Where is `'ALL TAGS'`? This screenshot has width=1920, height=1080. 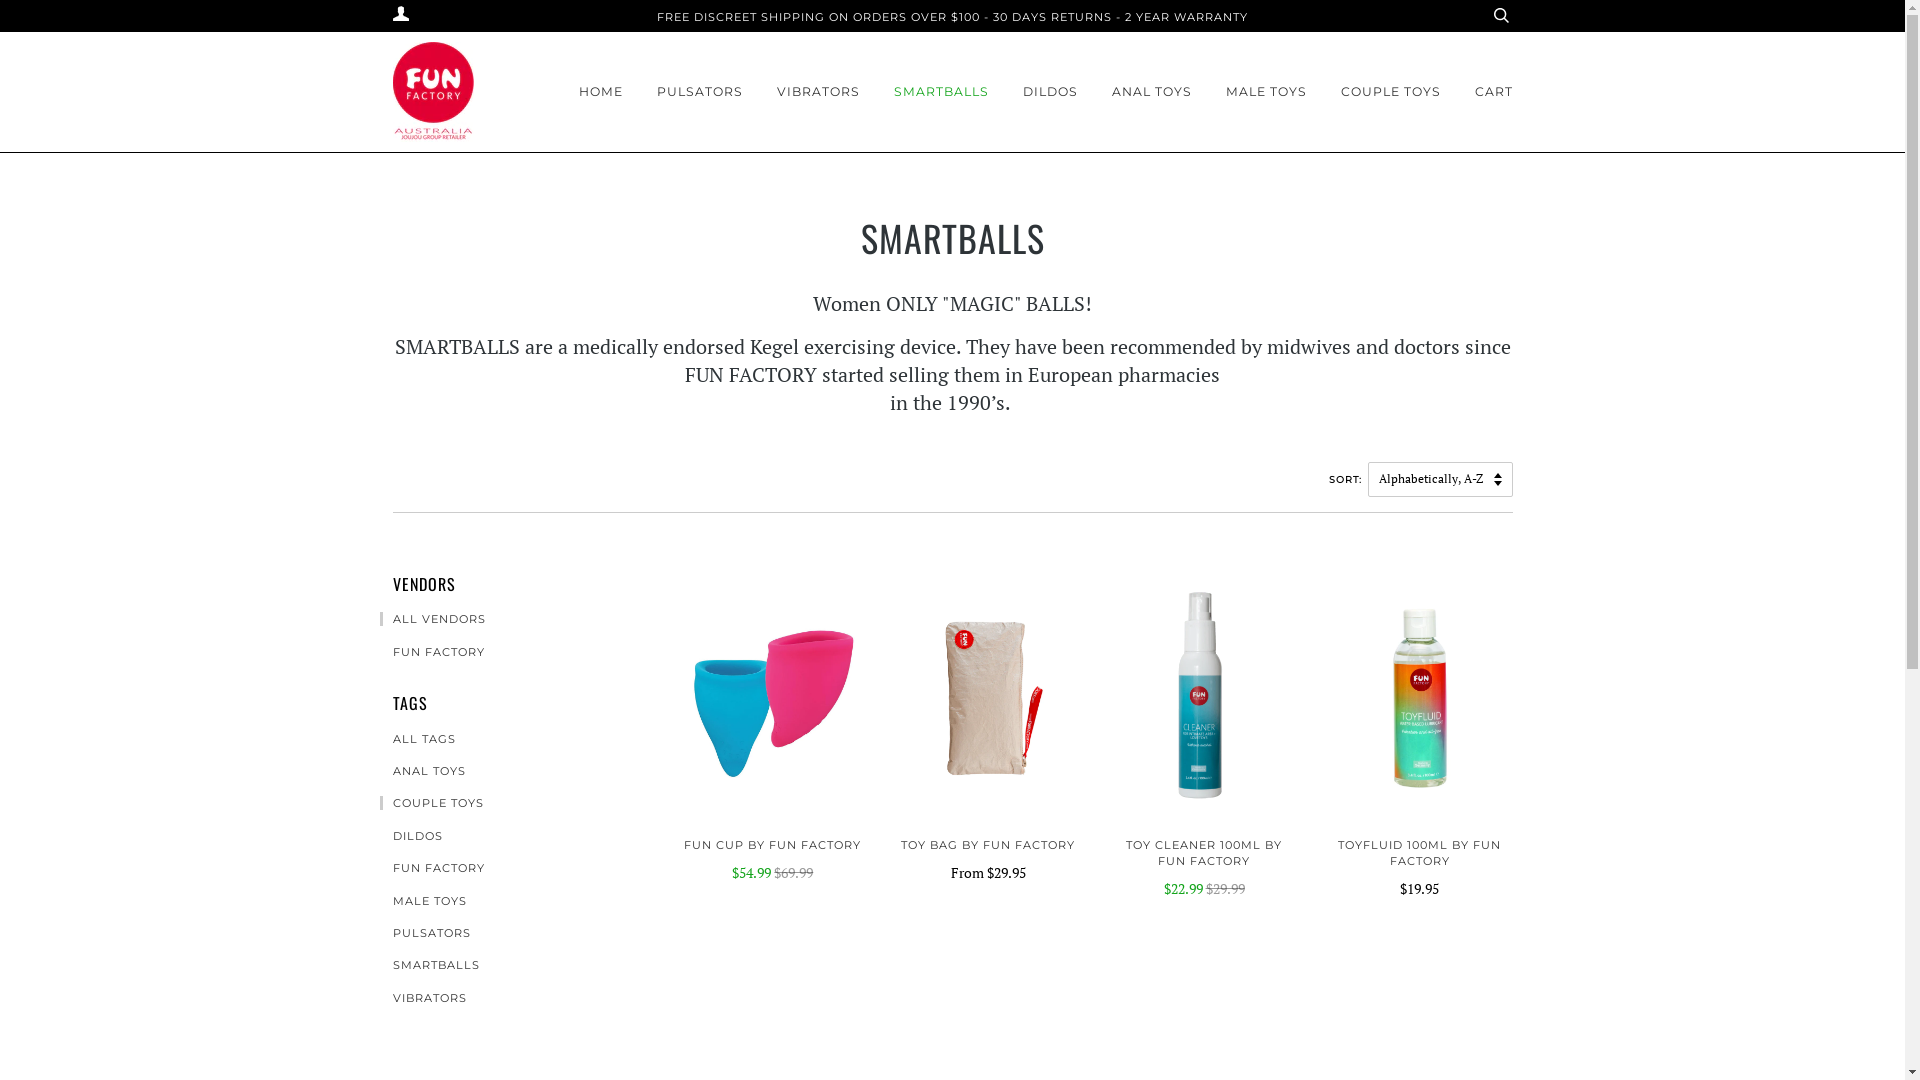 'ALL TAGS' is located at coordinates (416, 739).